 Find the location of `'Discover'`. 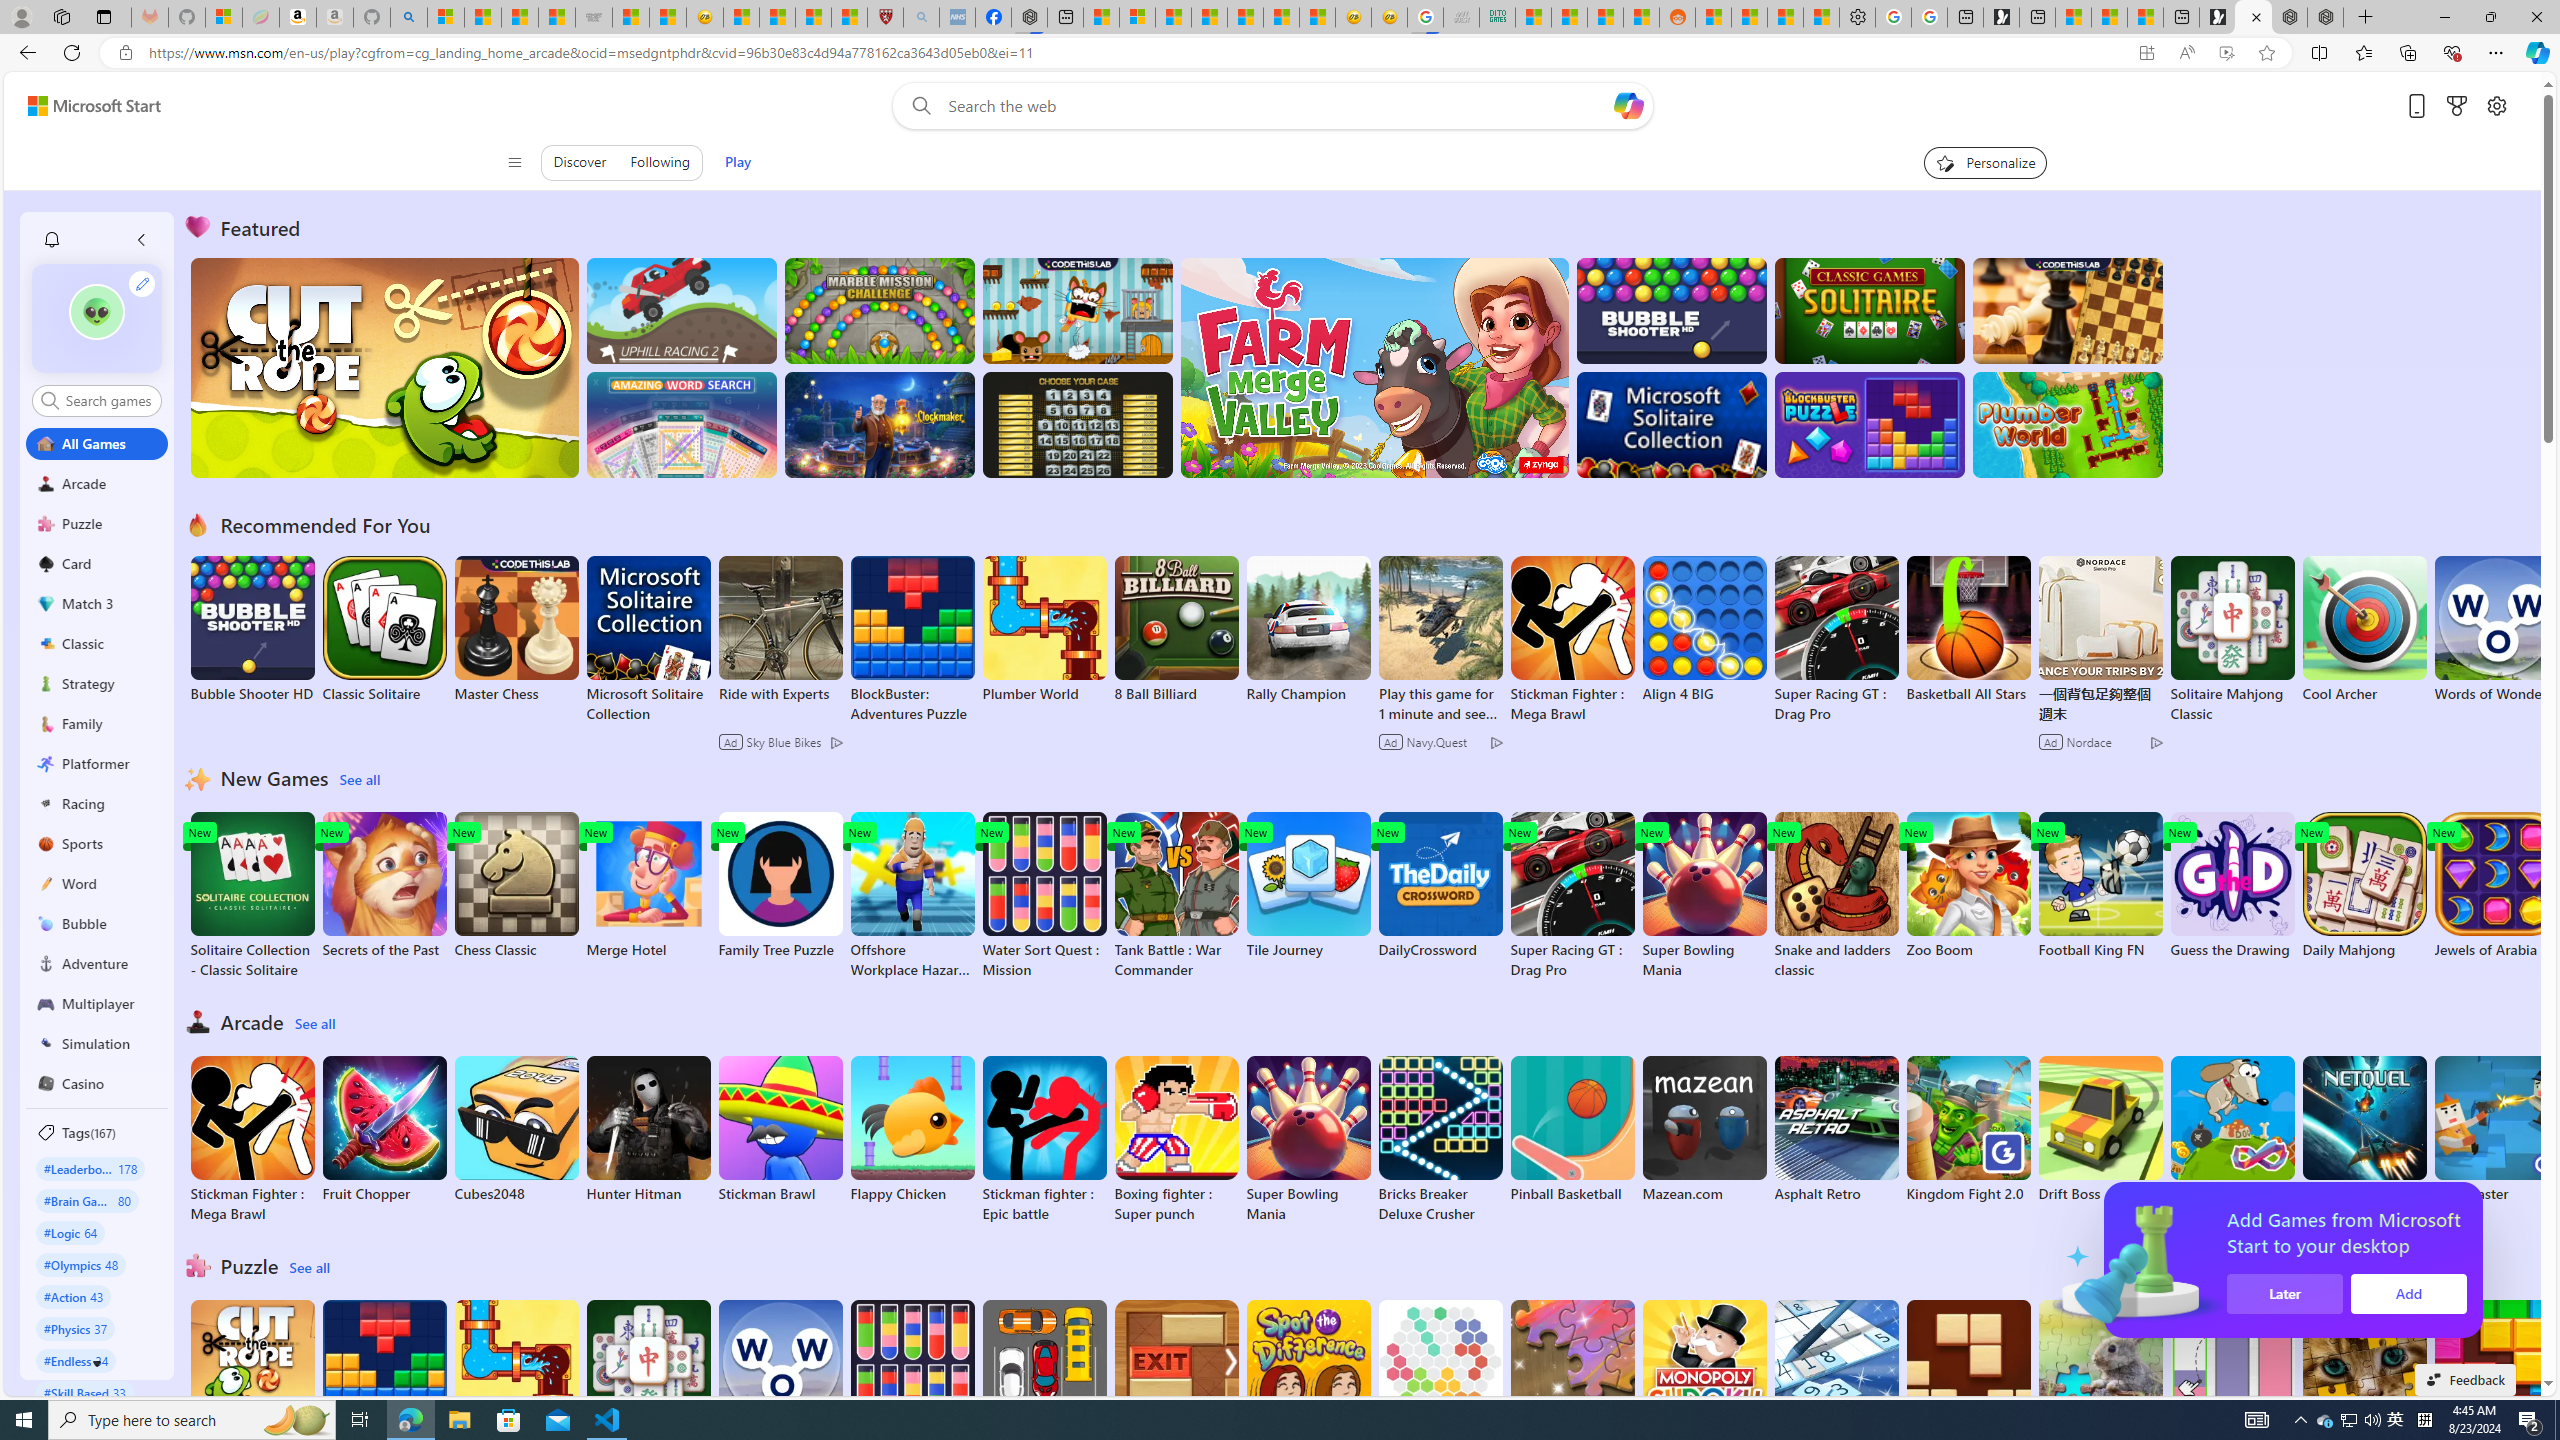

'Discover' is located at coordinates (578, 161).